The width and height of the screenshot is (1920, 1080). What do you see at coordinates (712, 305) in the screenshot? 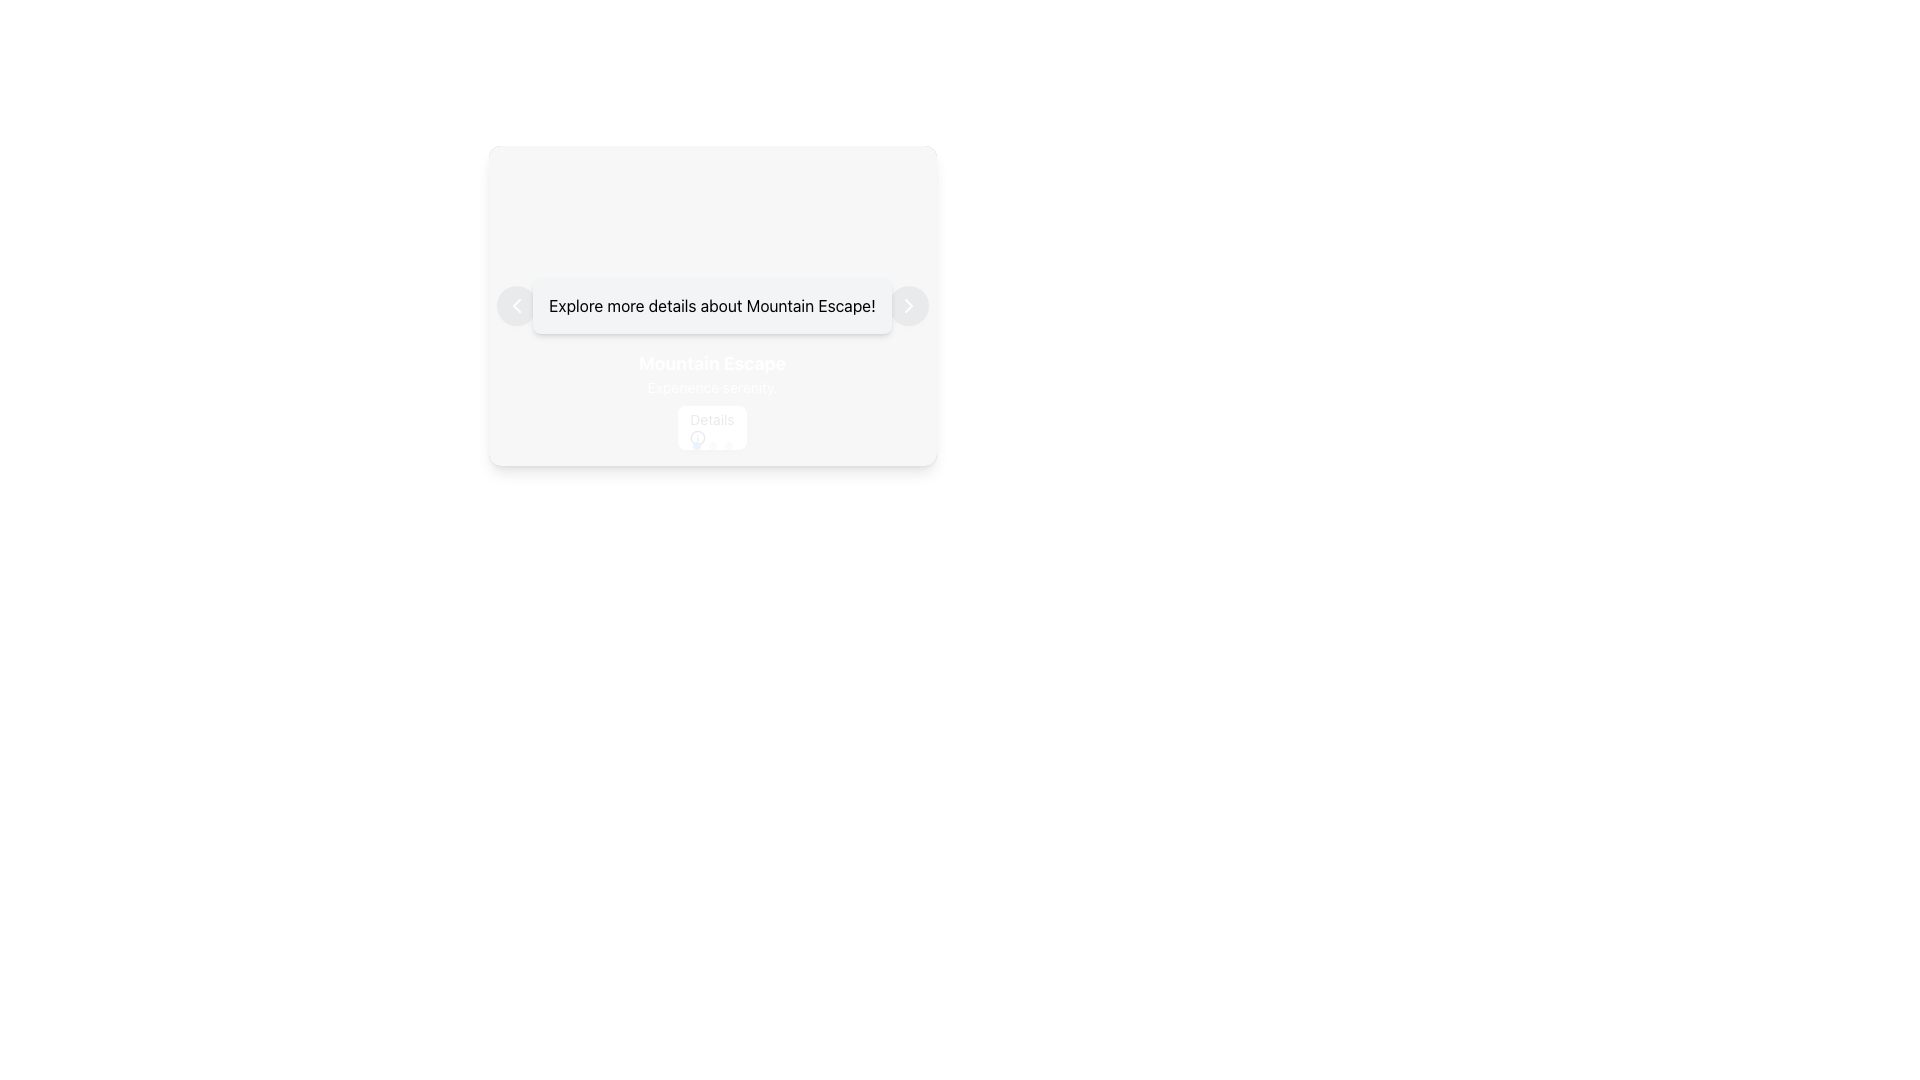
I see `the static text display that contains the text 'Explore more details about Mountain Escape!' which is displayed in a bold sans-serif font on a light gray background` at bounding box center [712, 305].